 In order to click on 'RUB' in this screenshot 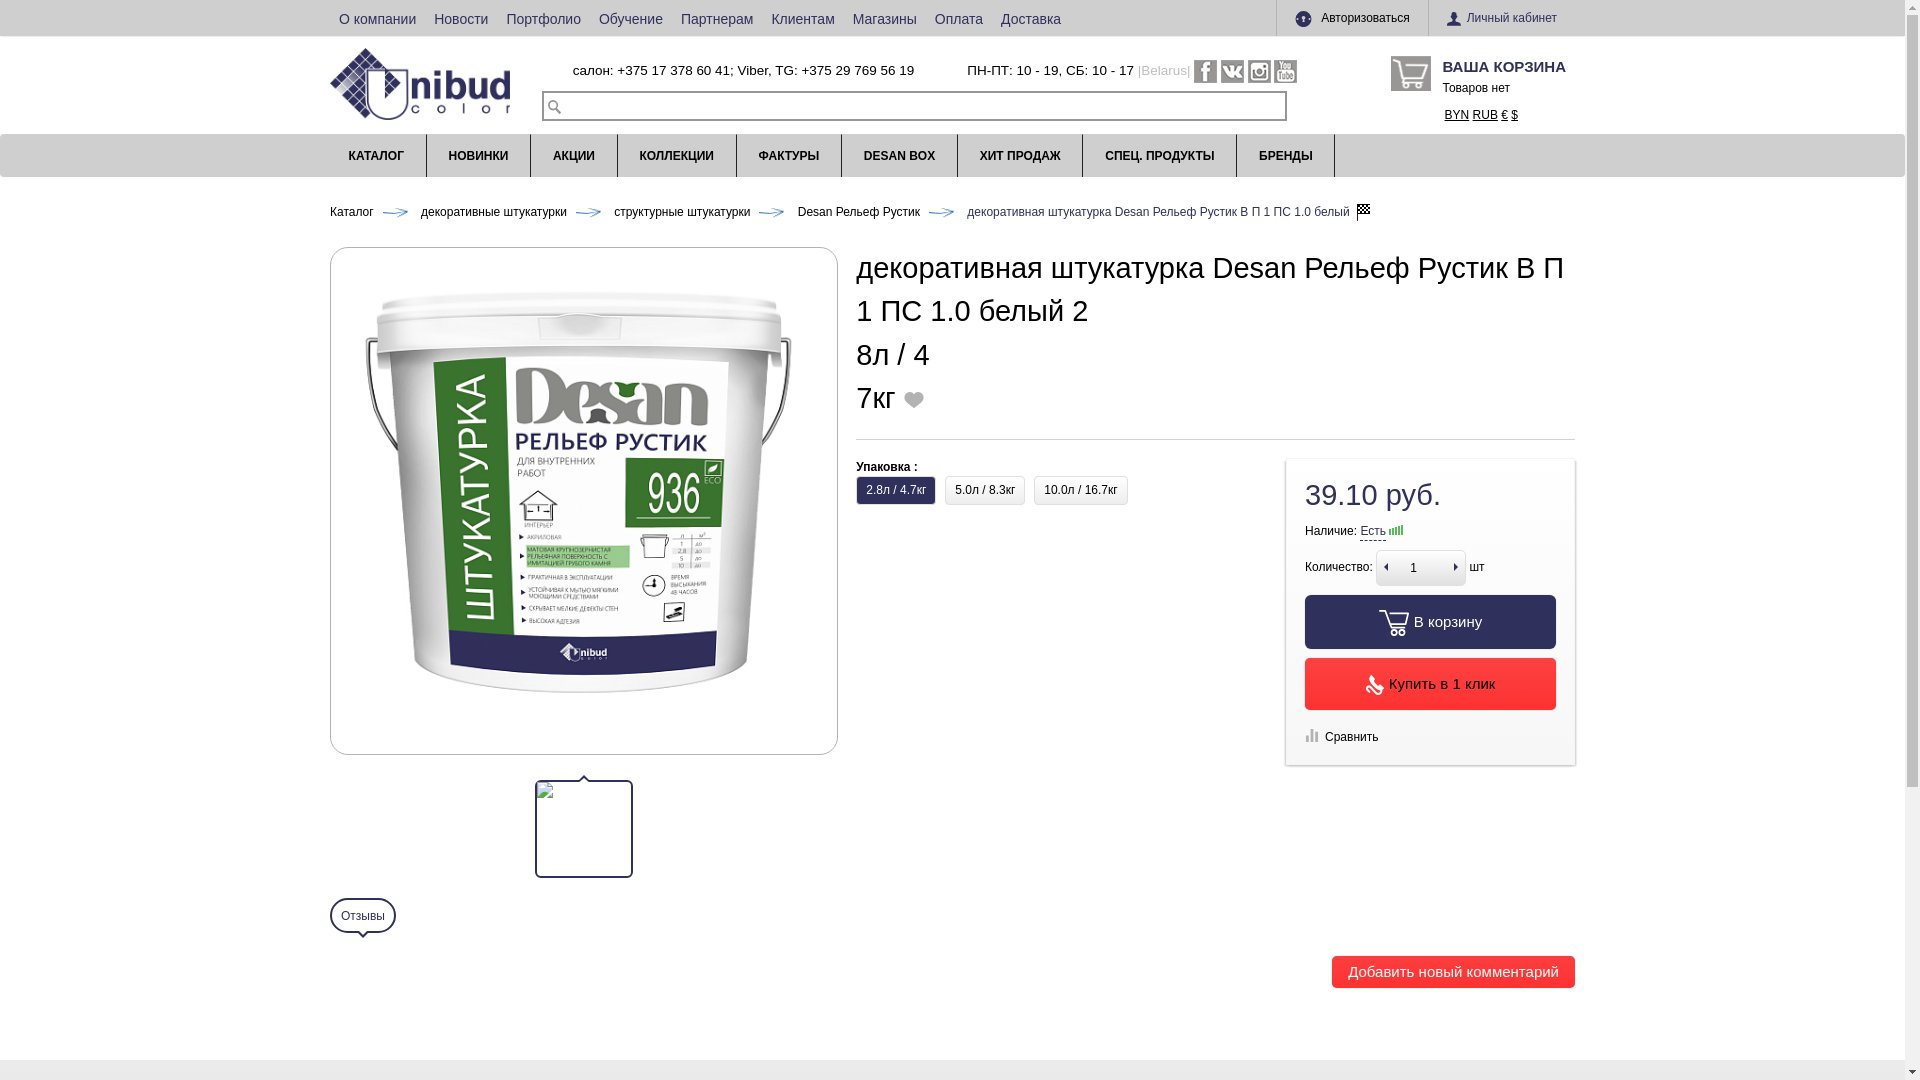, I will do `click(1485, 115)`.